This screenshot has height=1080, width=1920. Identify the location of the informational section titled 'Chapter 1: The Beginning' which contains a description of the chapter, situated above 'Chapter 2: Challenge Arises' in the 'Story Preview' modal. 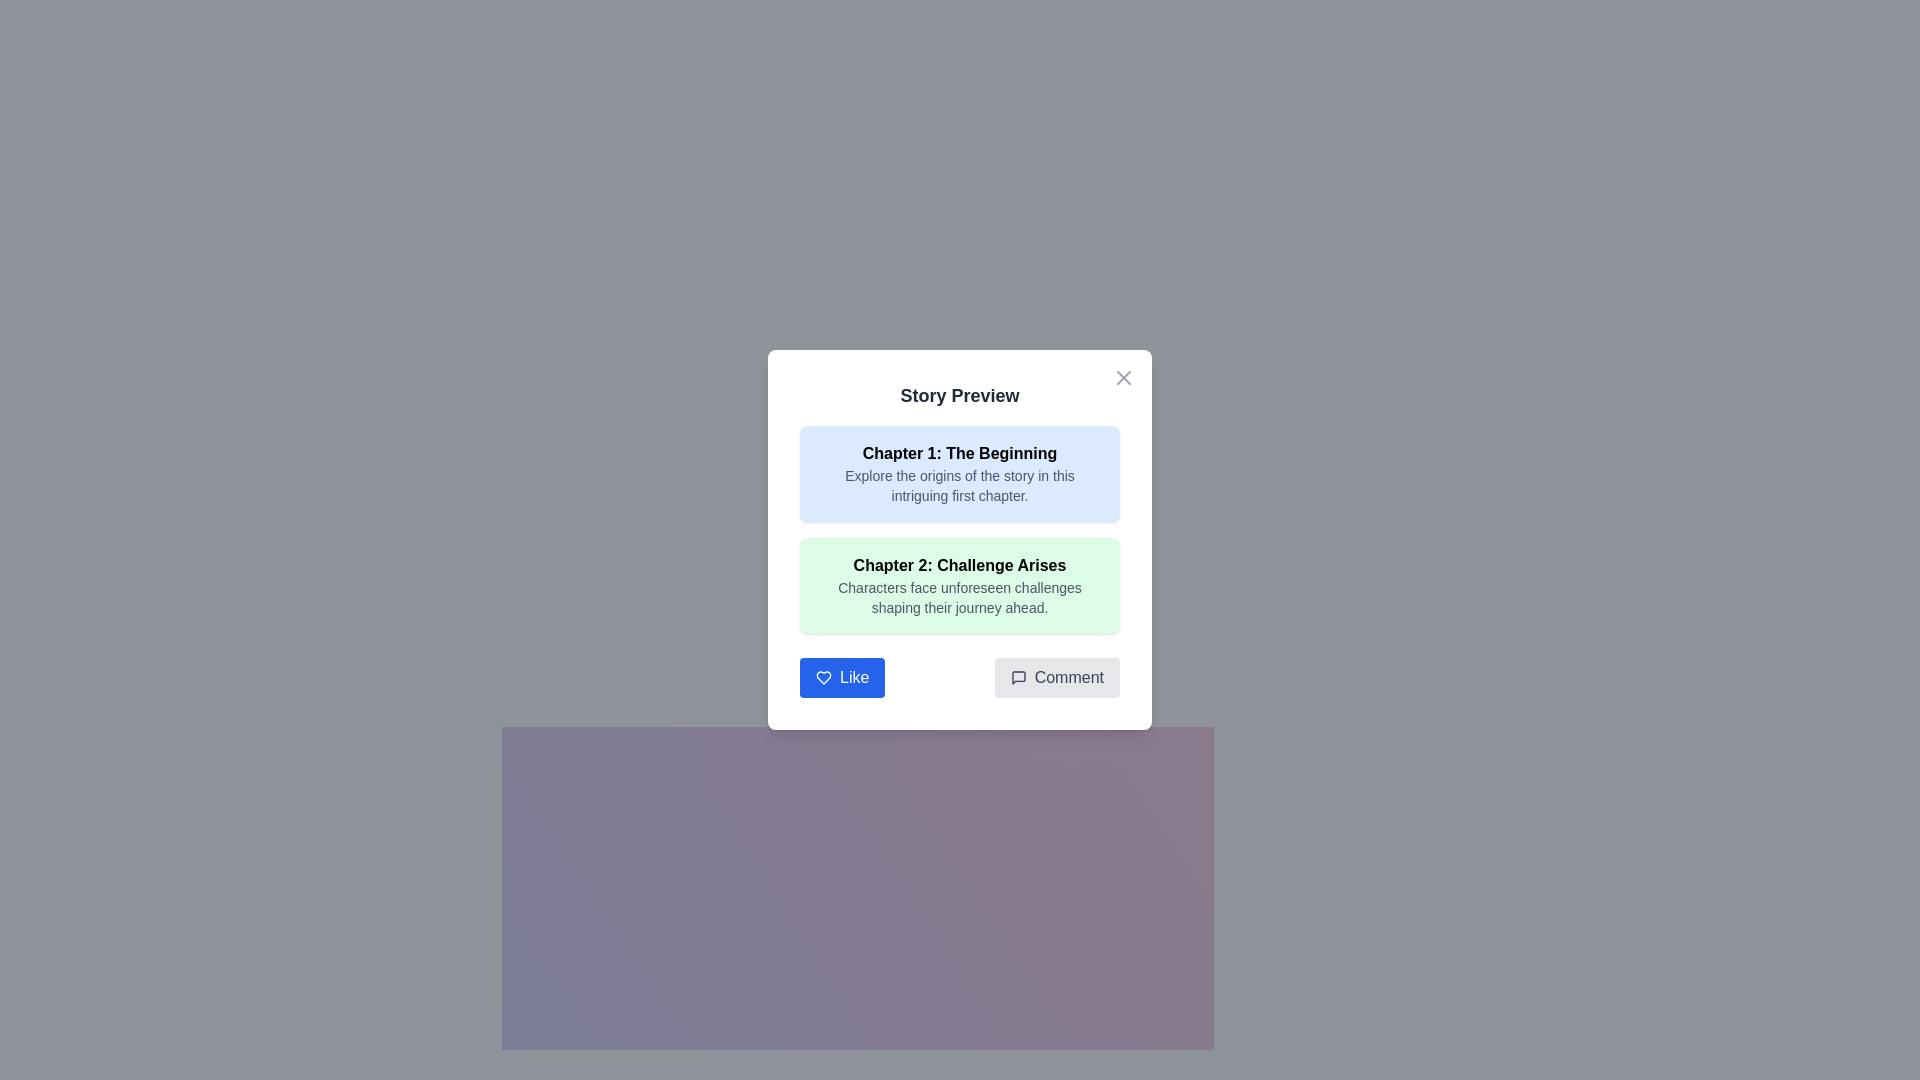
(960, 474).